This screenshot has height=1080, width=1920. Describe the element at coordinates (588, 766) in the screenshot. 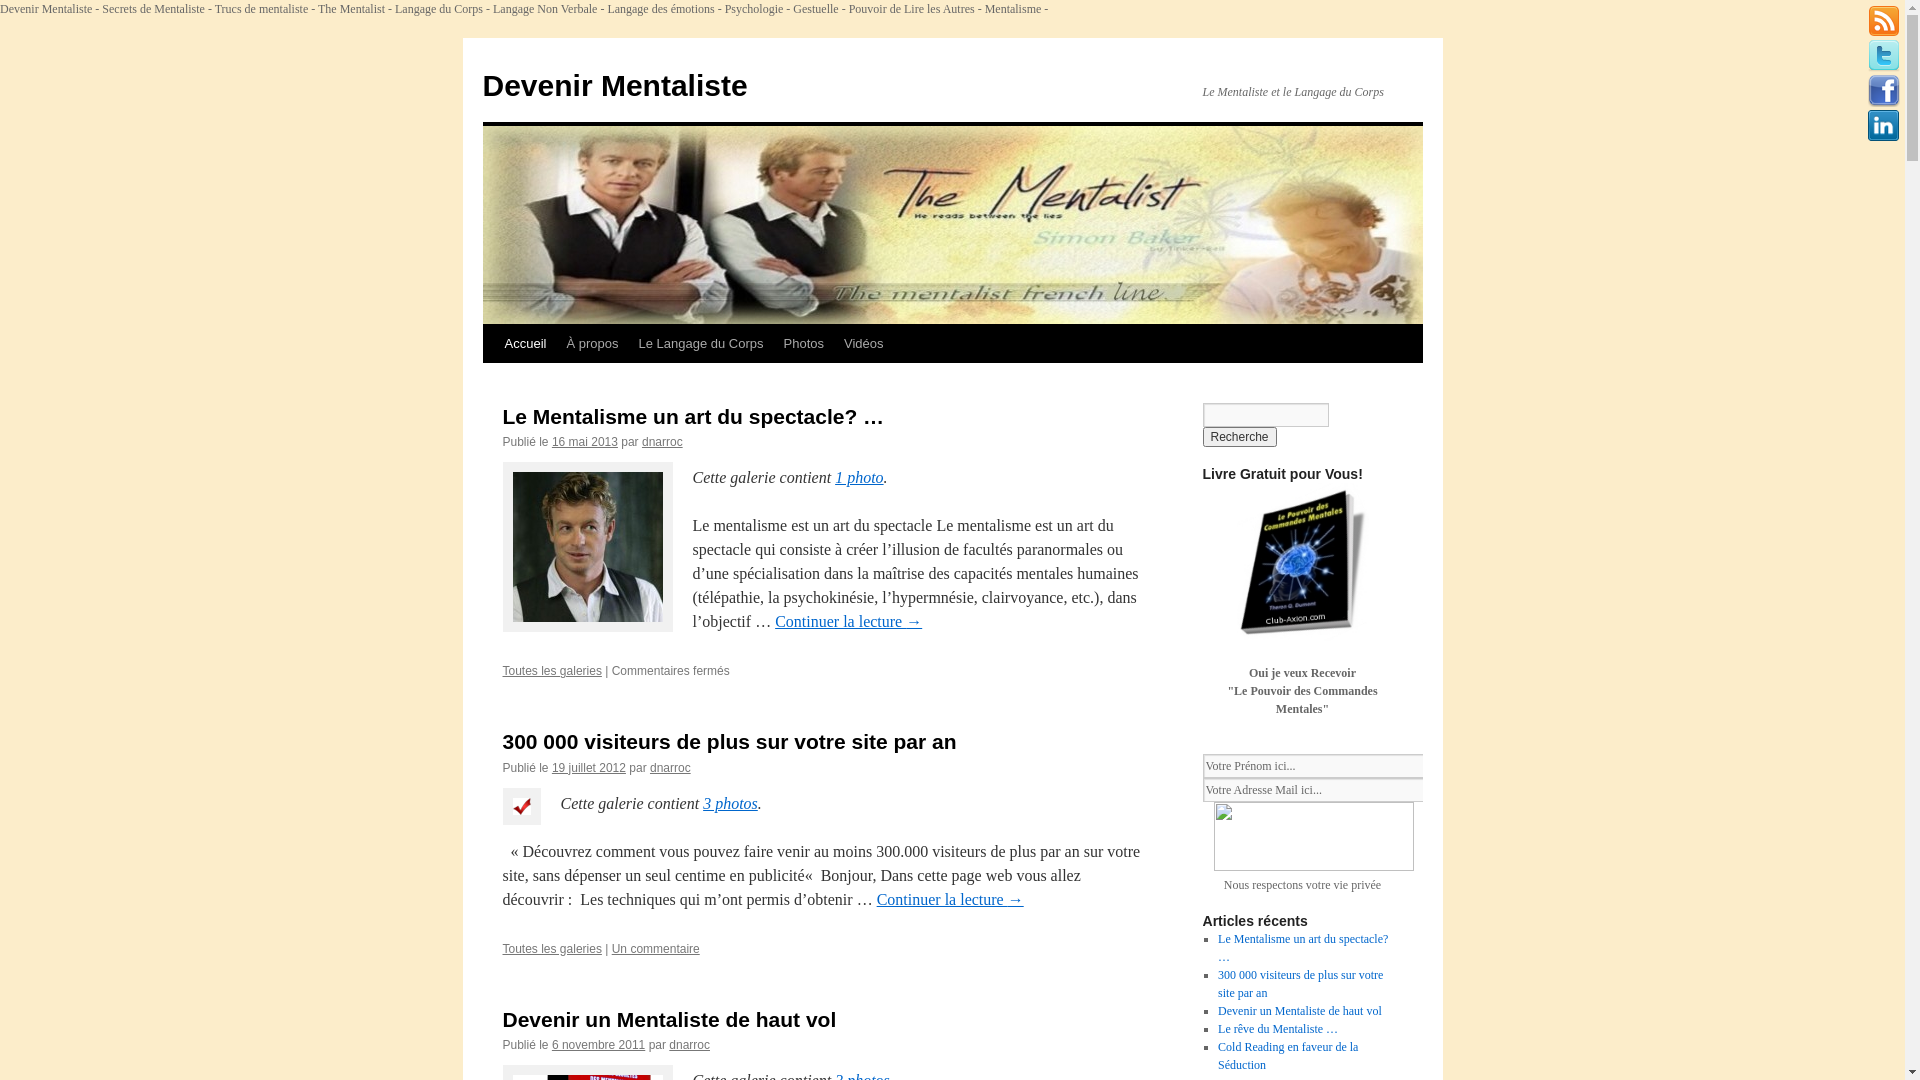

I see `'19 juillet 2012'` at that location.